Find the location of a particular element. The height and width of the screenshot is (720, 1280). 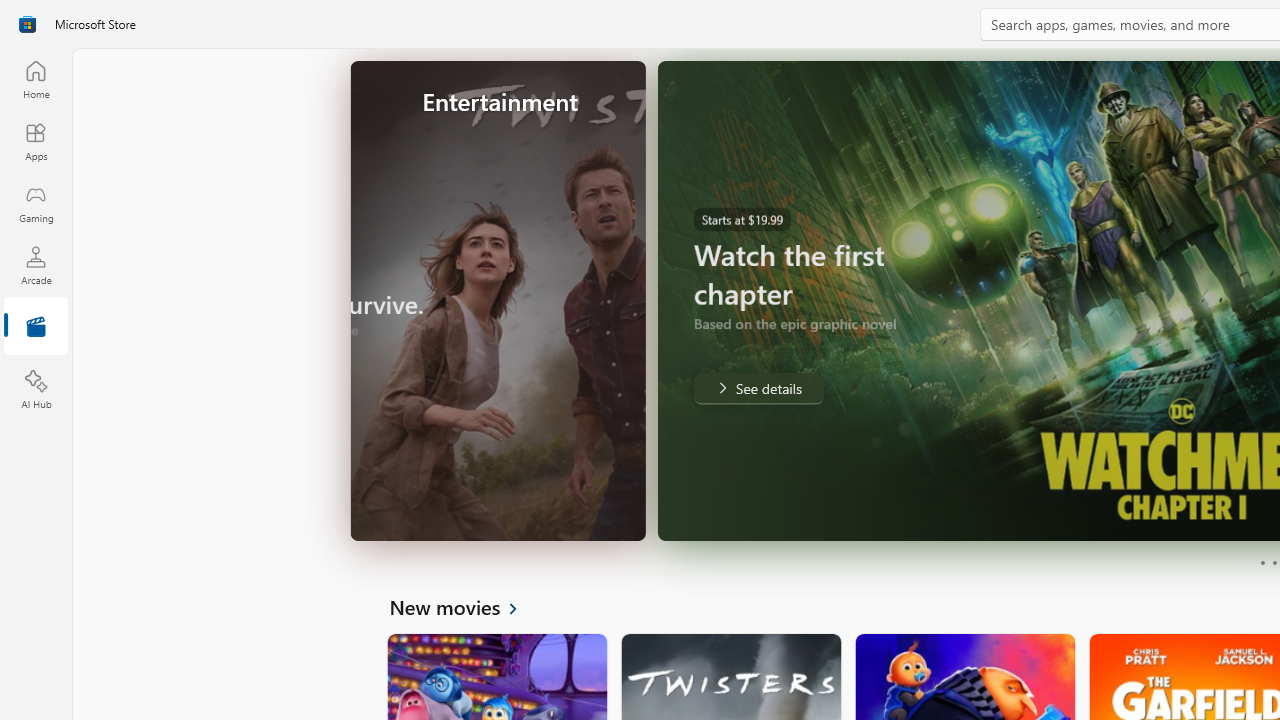

'See all  New movies' is located at coordinates (464, 605).